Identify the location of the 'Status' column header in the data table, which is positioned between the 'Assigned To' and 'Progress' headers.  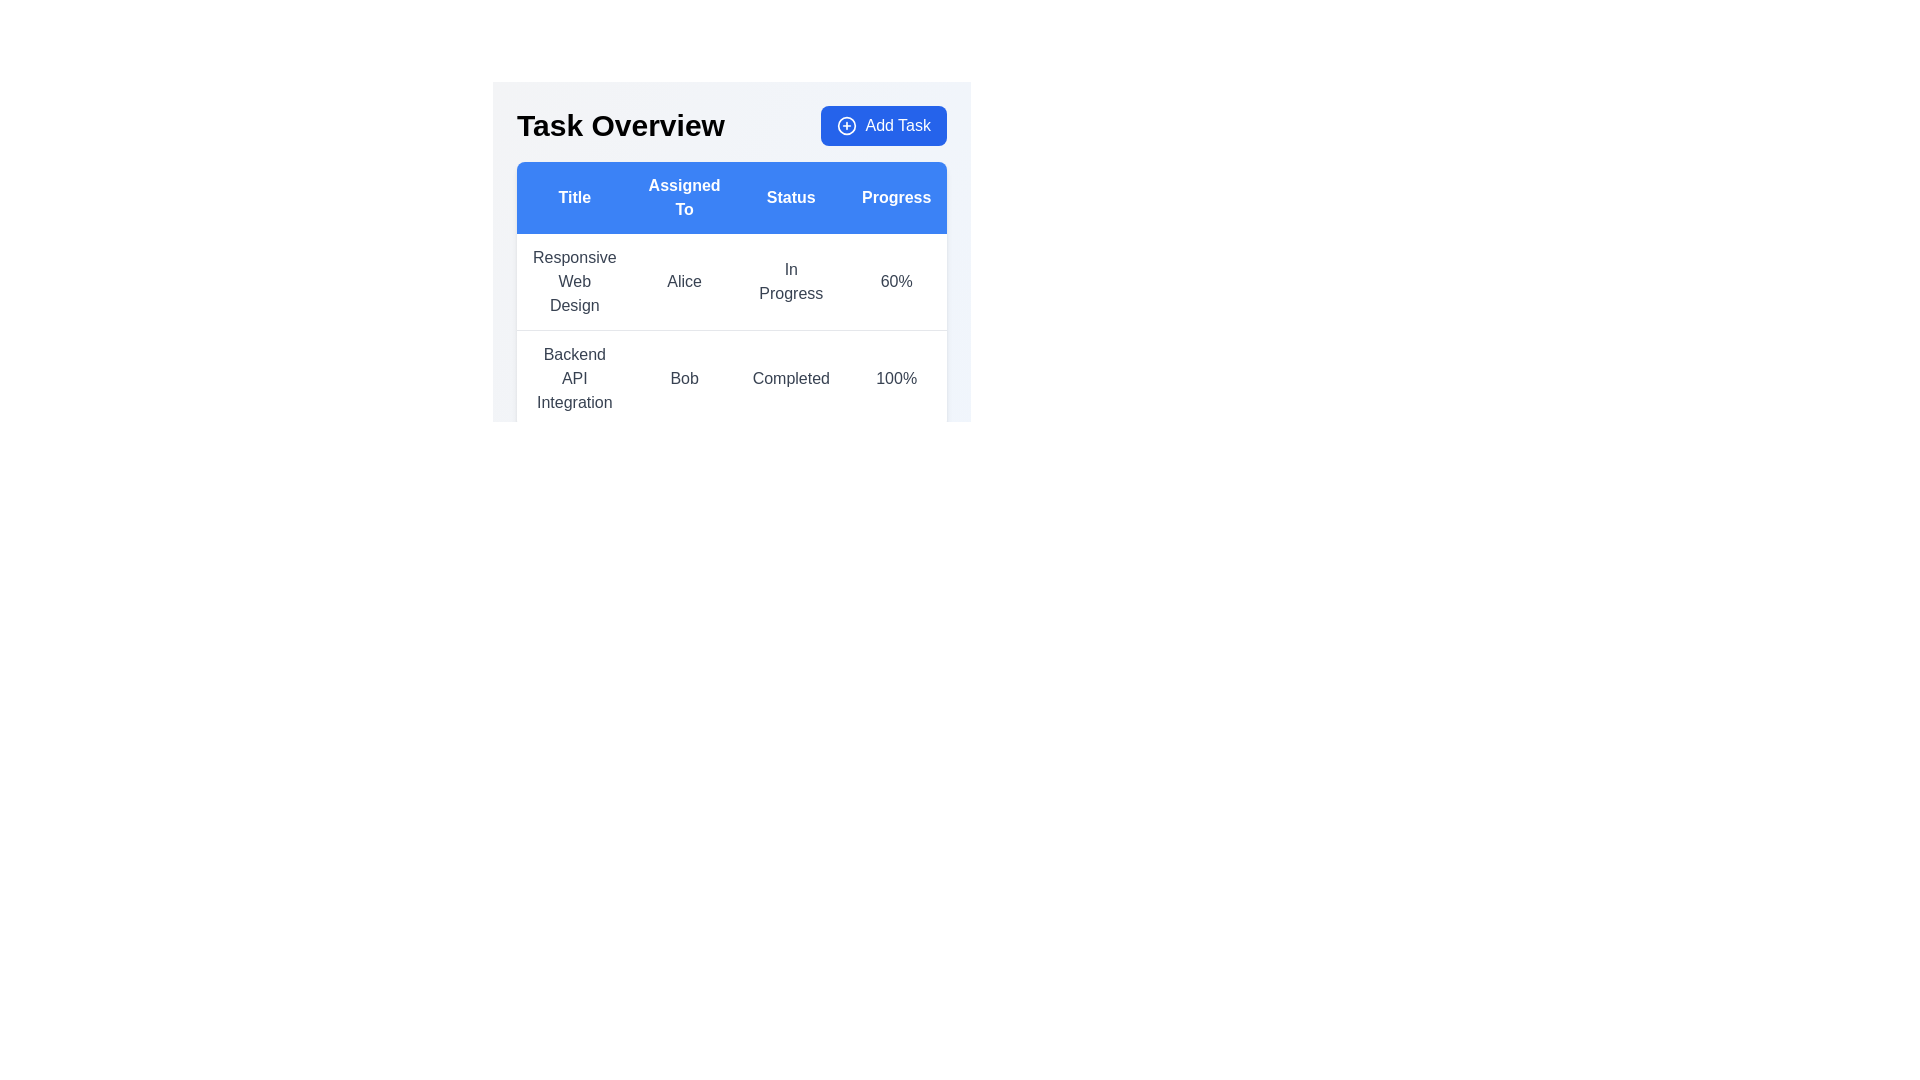
(790, 197).